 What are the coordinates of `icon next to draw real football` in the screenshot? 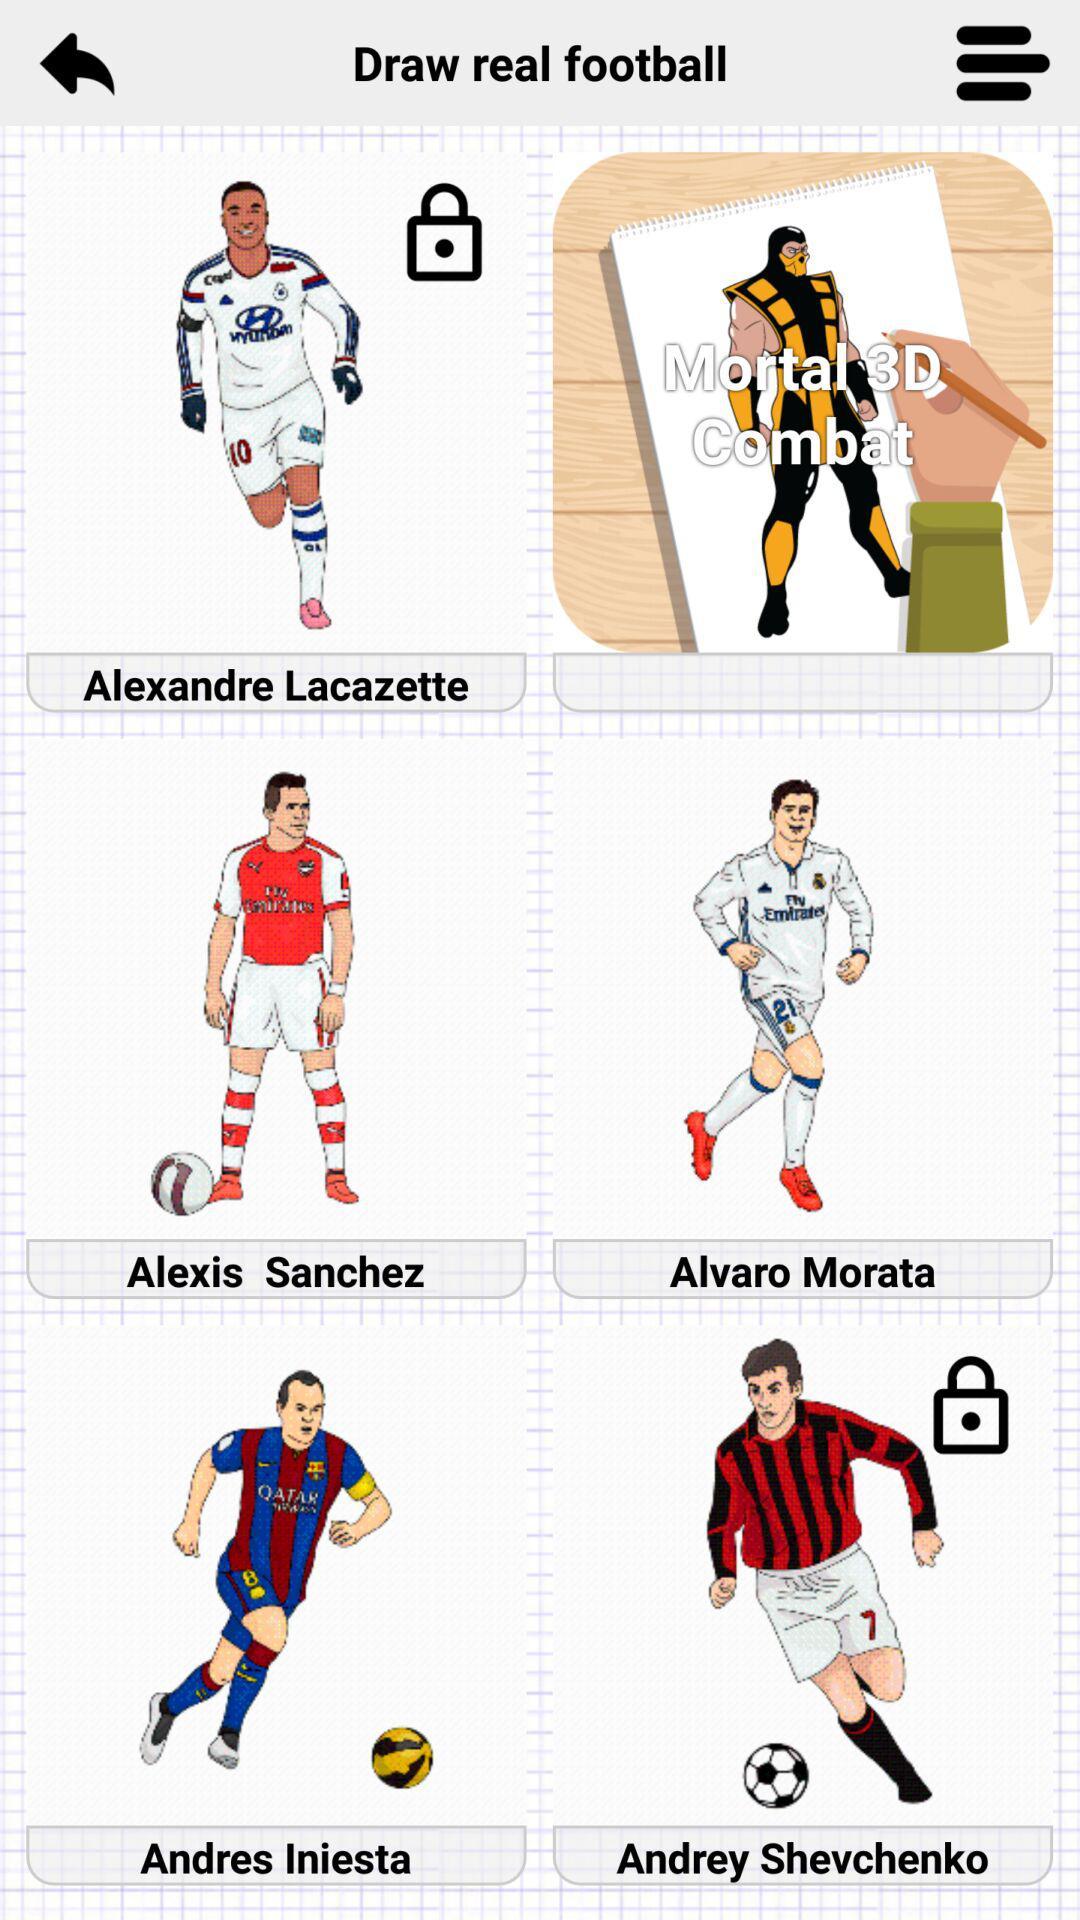 It's located at (1003, 62).